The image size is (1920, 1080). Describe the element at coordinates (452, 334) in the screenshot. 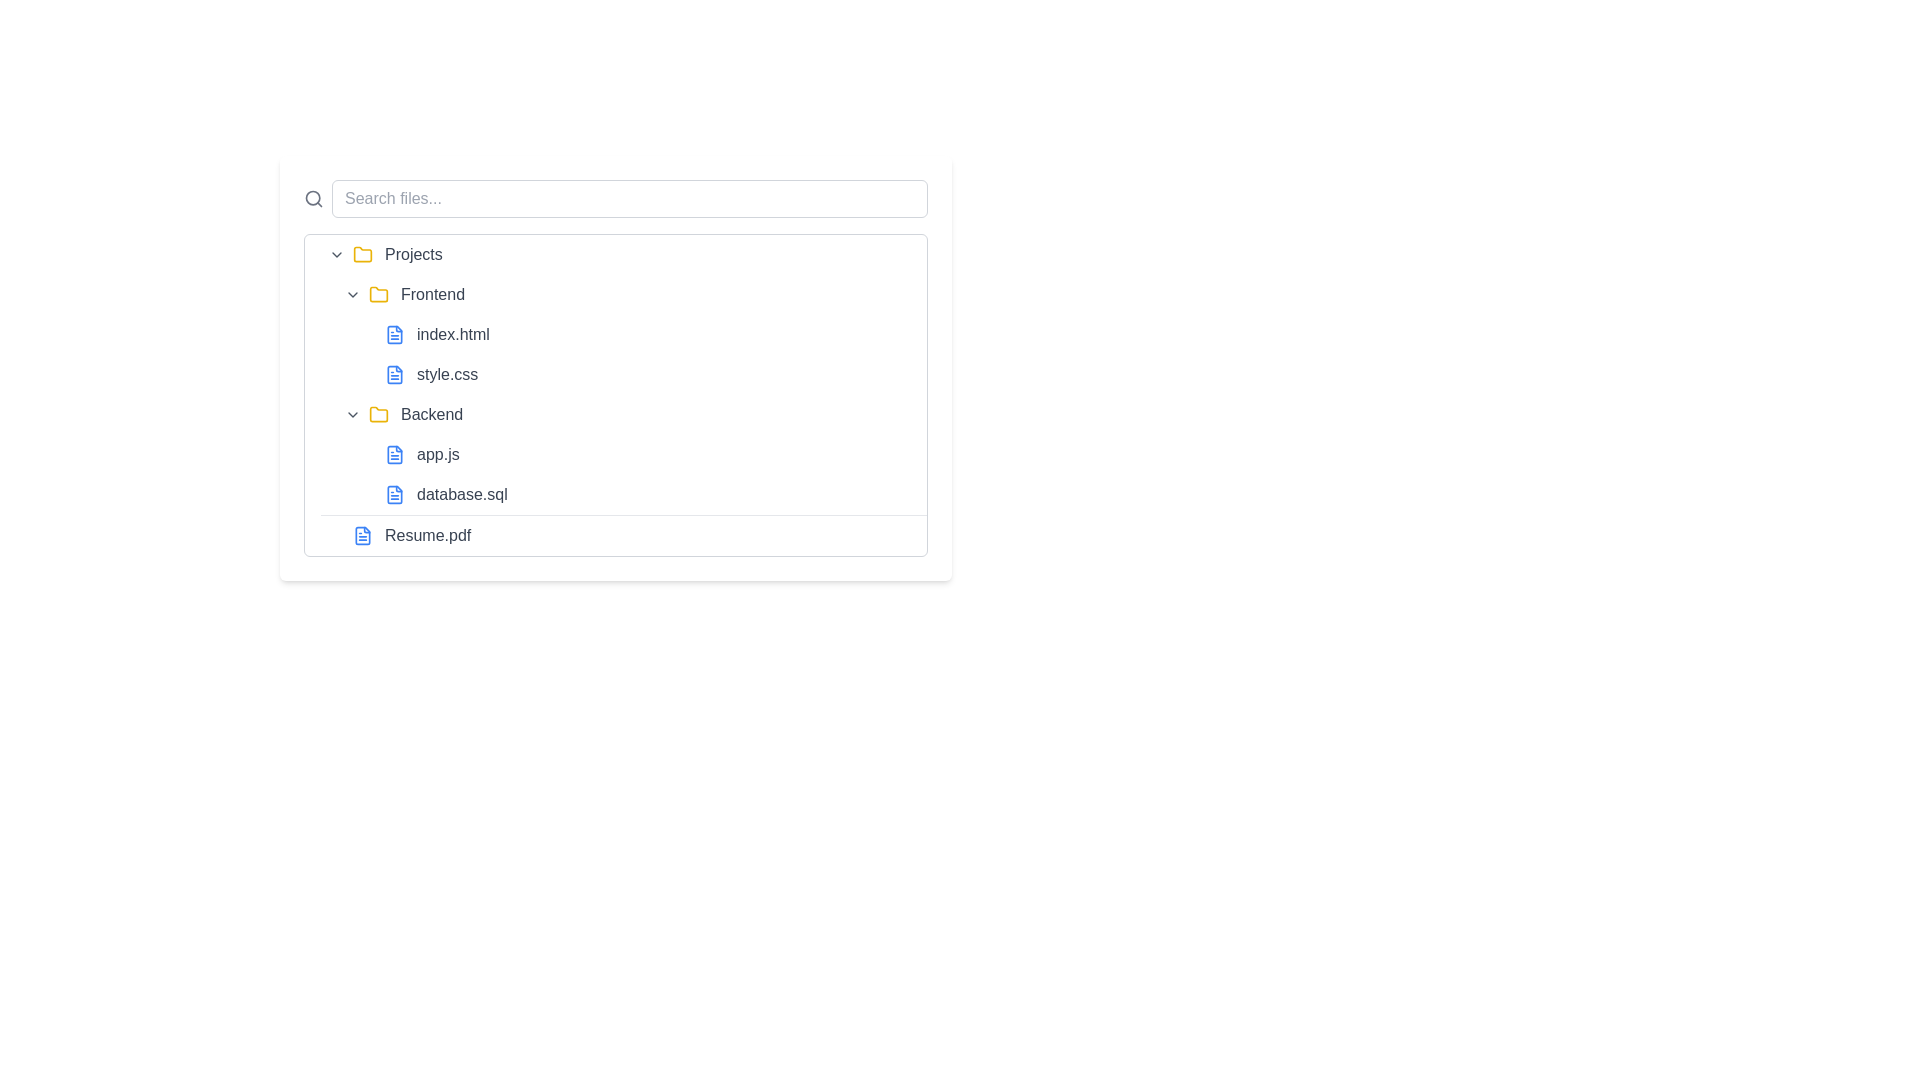

I see `the 'index.html' file label in the 'Frontend' folder` at that location.